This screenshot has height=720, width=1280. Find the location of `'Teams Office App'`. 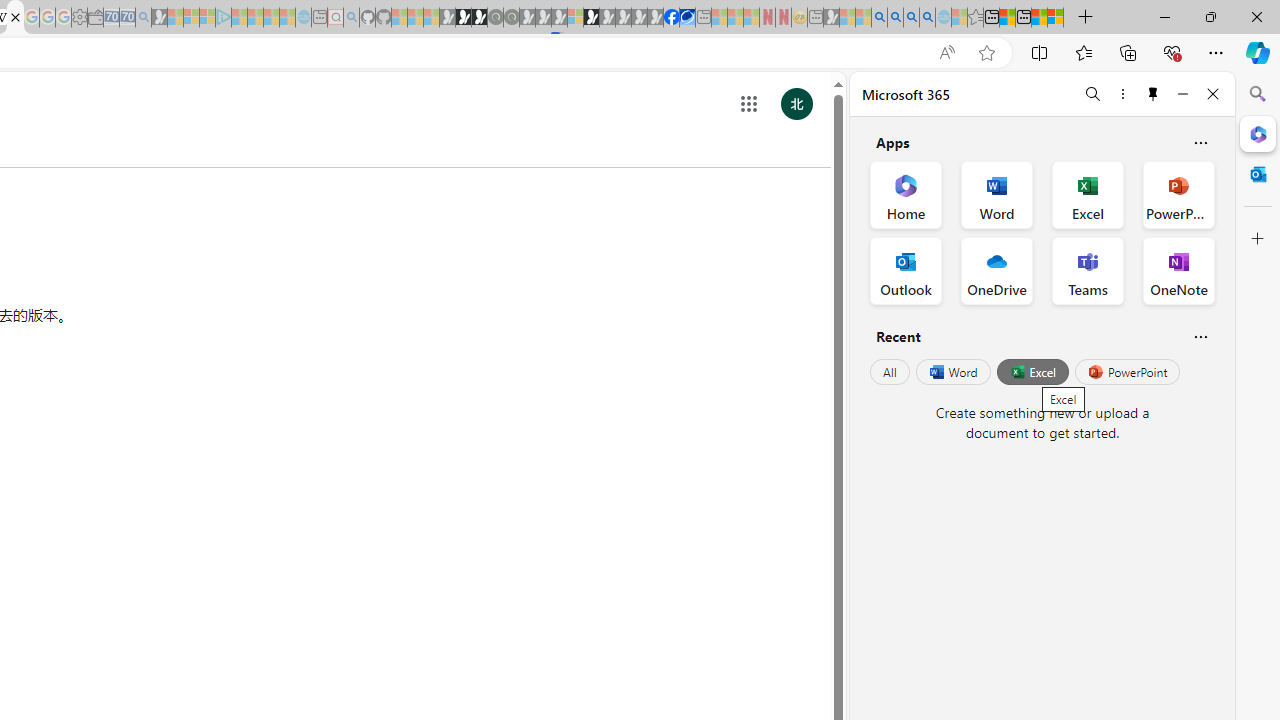

'Teams Office App' is located at coordinates (1087, 271).